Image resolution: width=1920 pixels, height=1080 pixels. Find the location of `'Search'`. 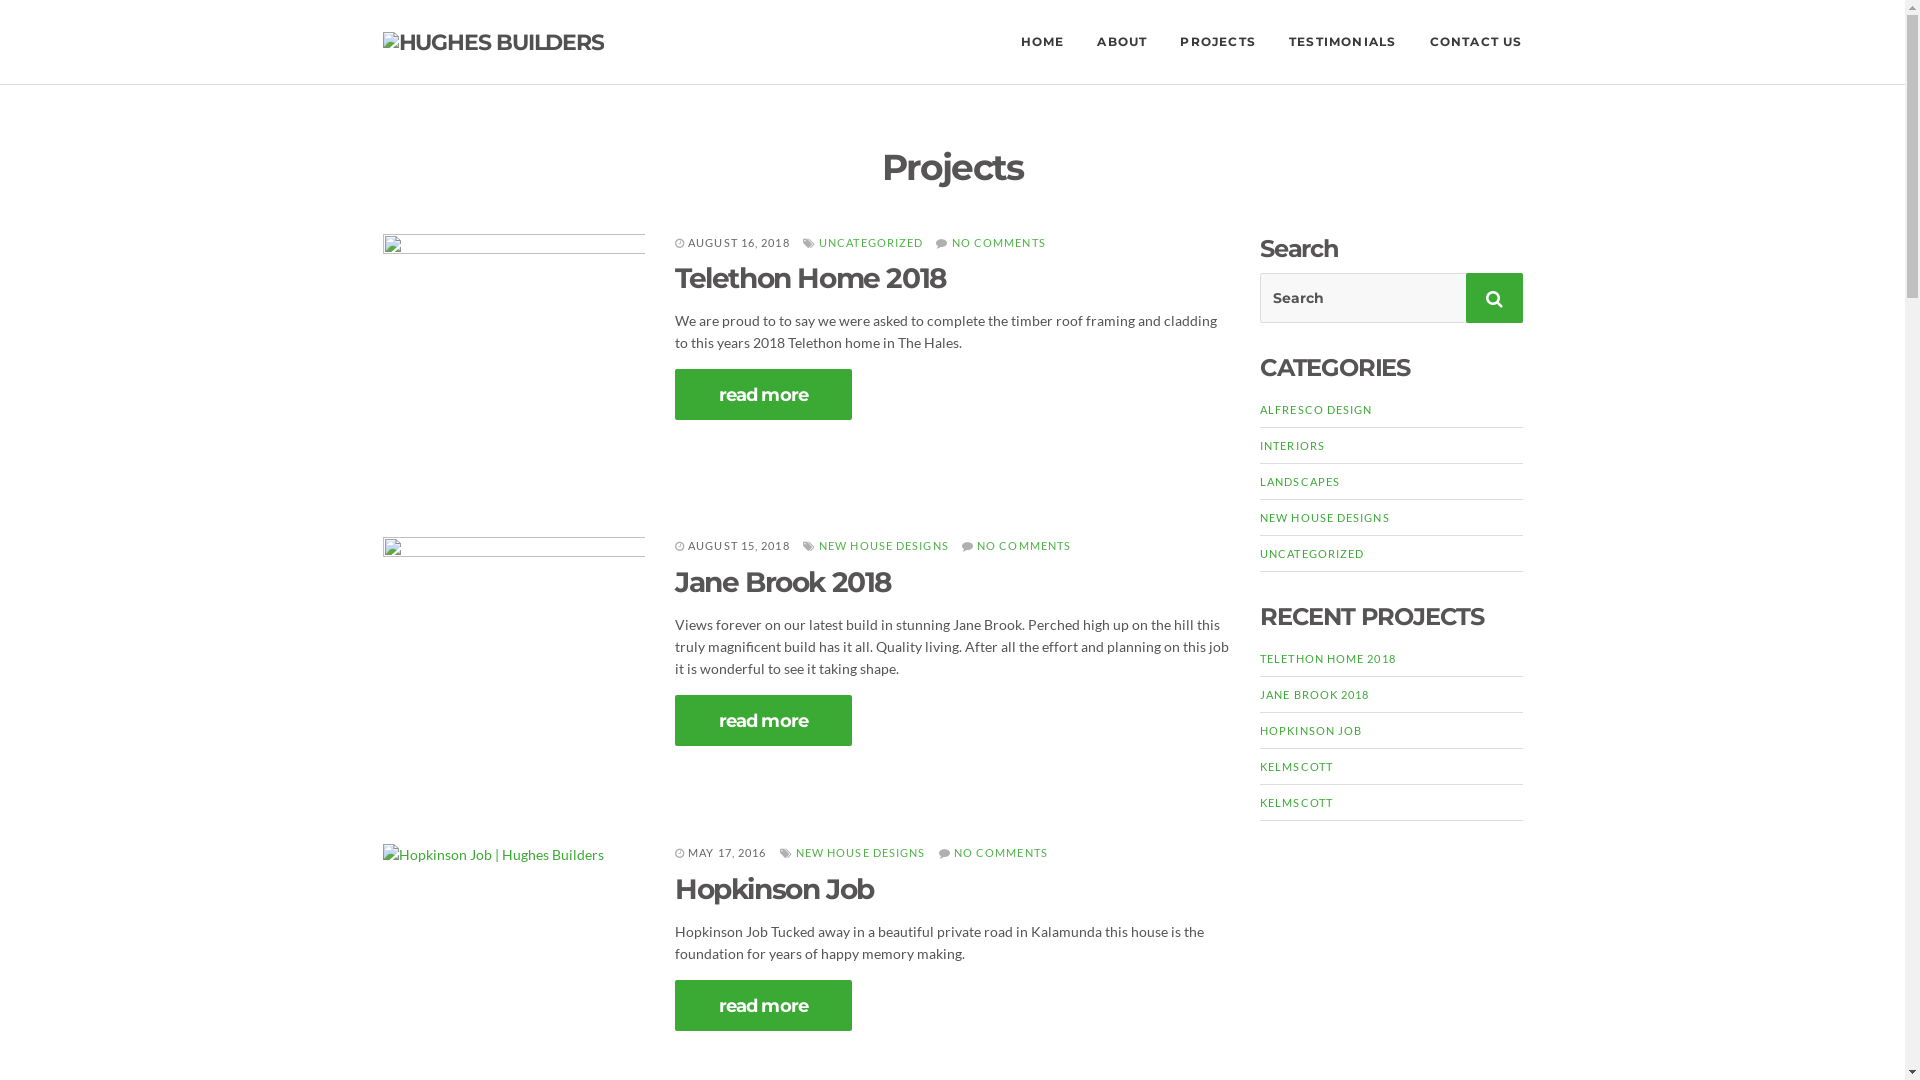

'Search' is located at coordinates (1493, 297).